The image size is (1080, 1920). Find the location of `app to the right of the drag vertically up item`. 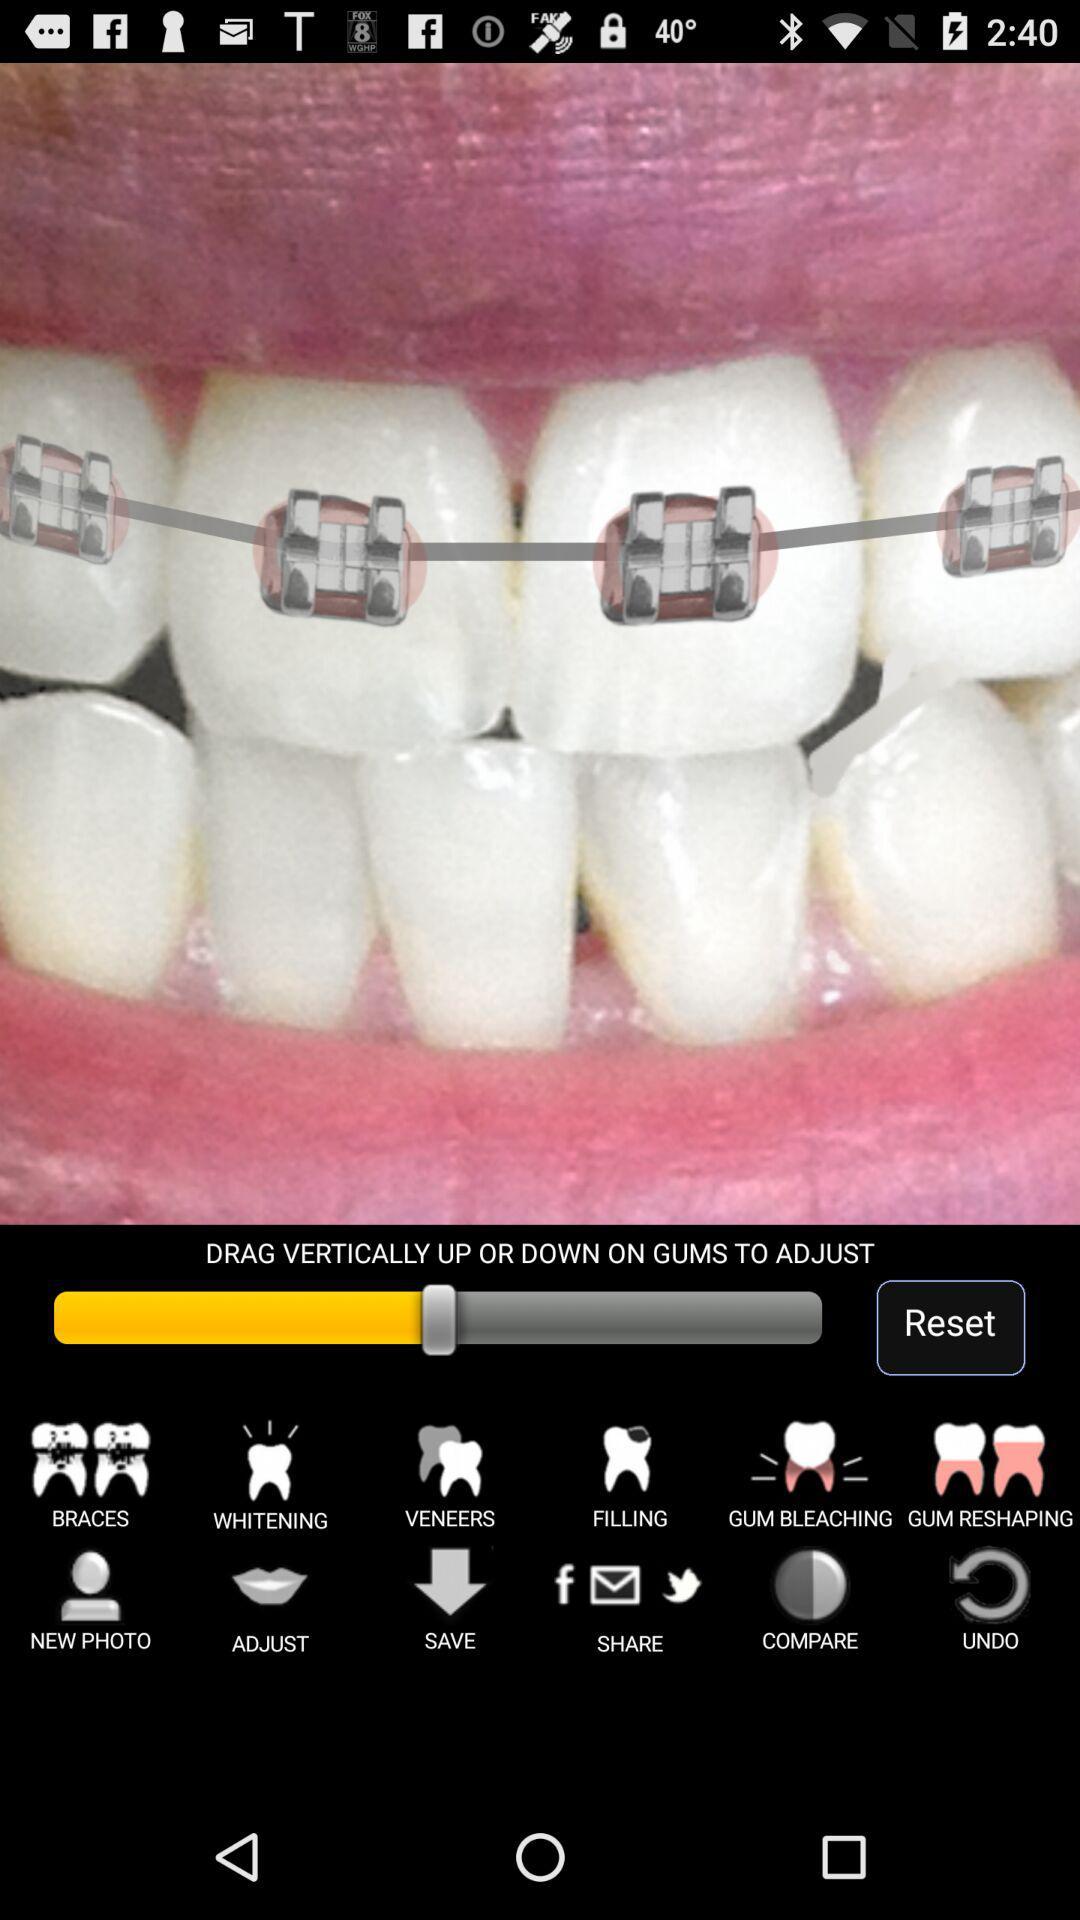

app to the right of the drag vertically up item is located at coordinates (950, 1327).